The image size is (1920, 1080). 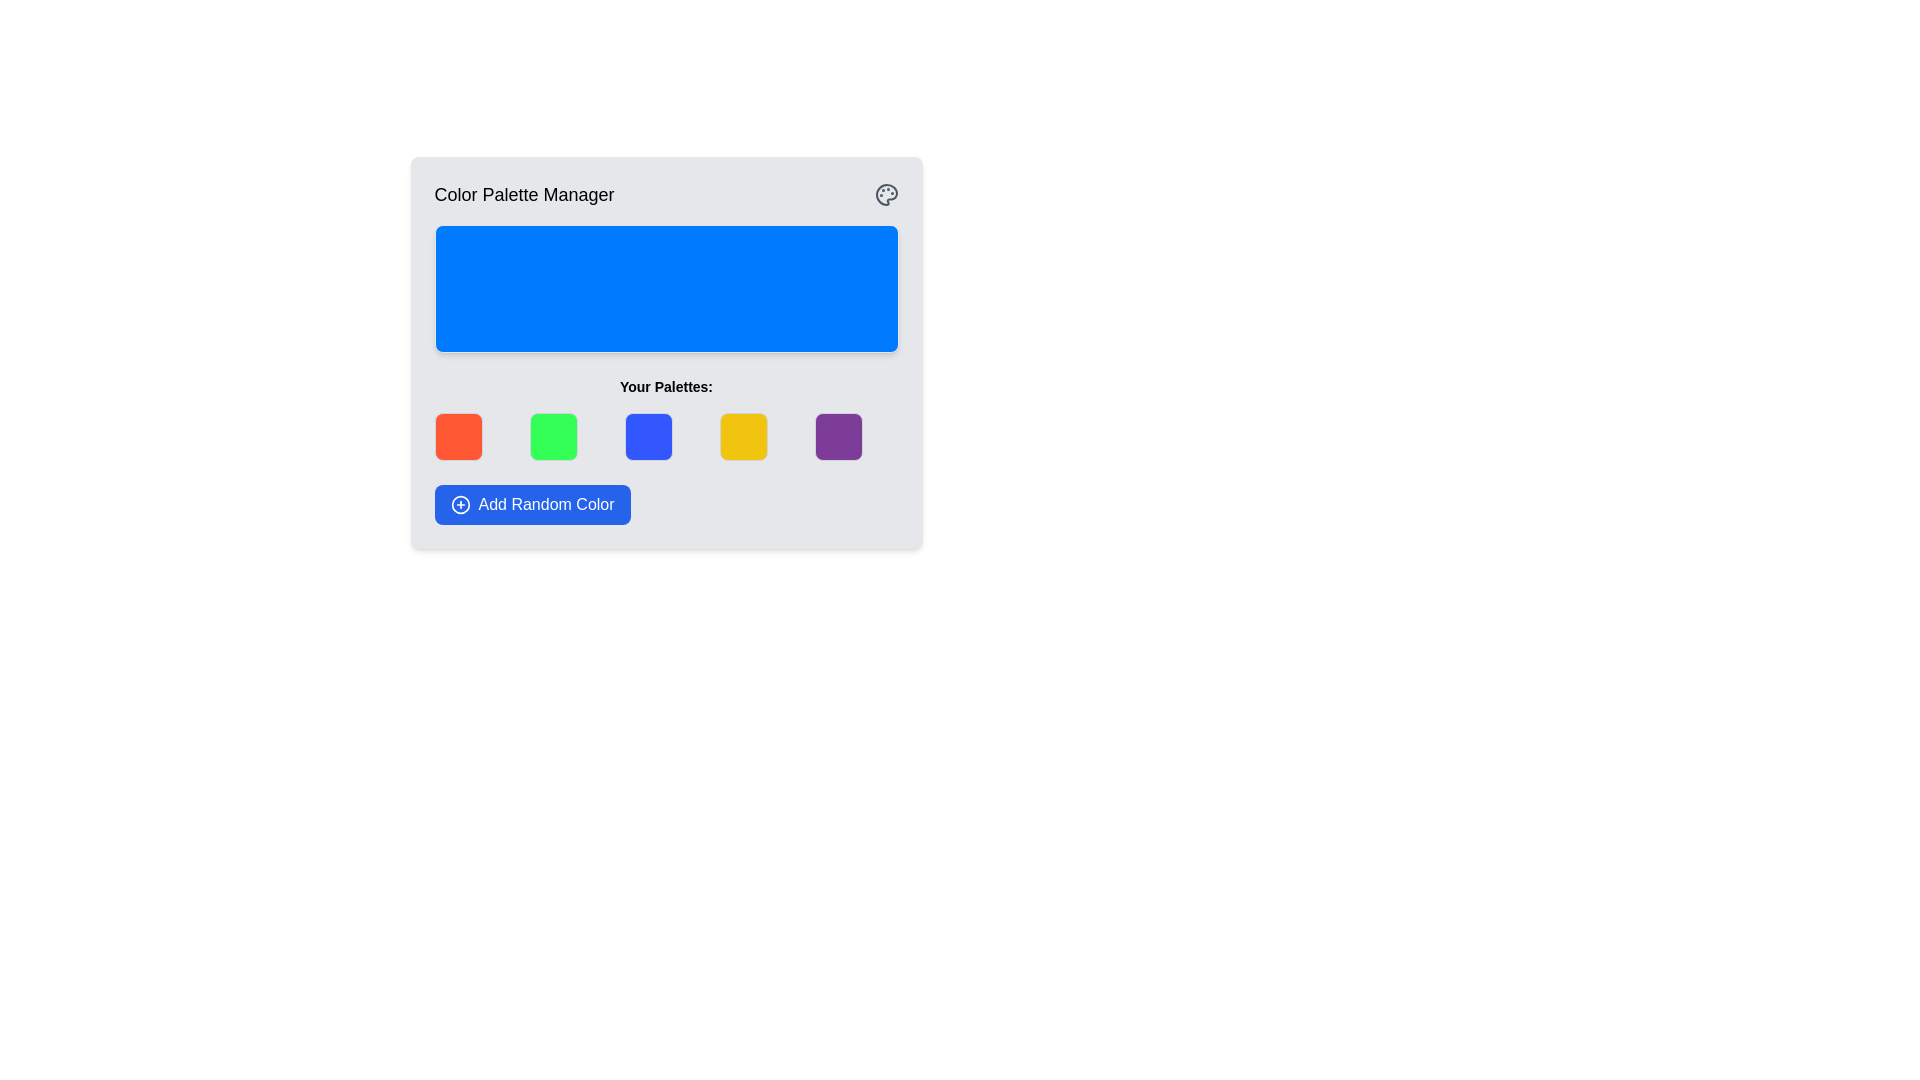 I want to click on the button located beneath the 'Your Palettes:' section, so click(x=532, y=504).